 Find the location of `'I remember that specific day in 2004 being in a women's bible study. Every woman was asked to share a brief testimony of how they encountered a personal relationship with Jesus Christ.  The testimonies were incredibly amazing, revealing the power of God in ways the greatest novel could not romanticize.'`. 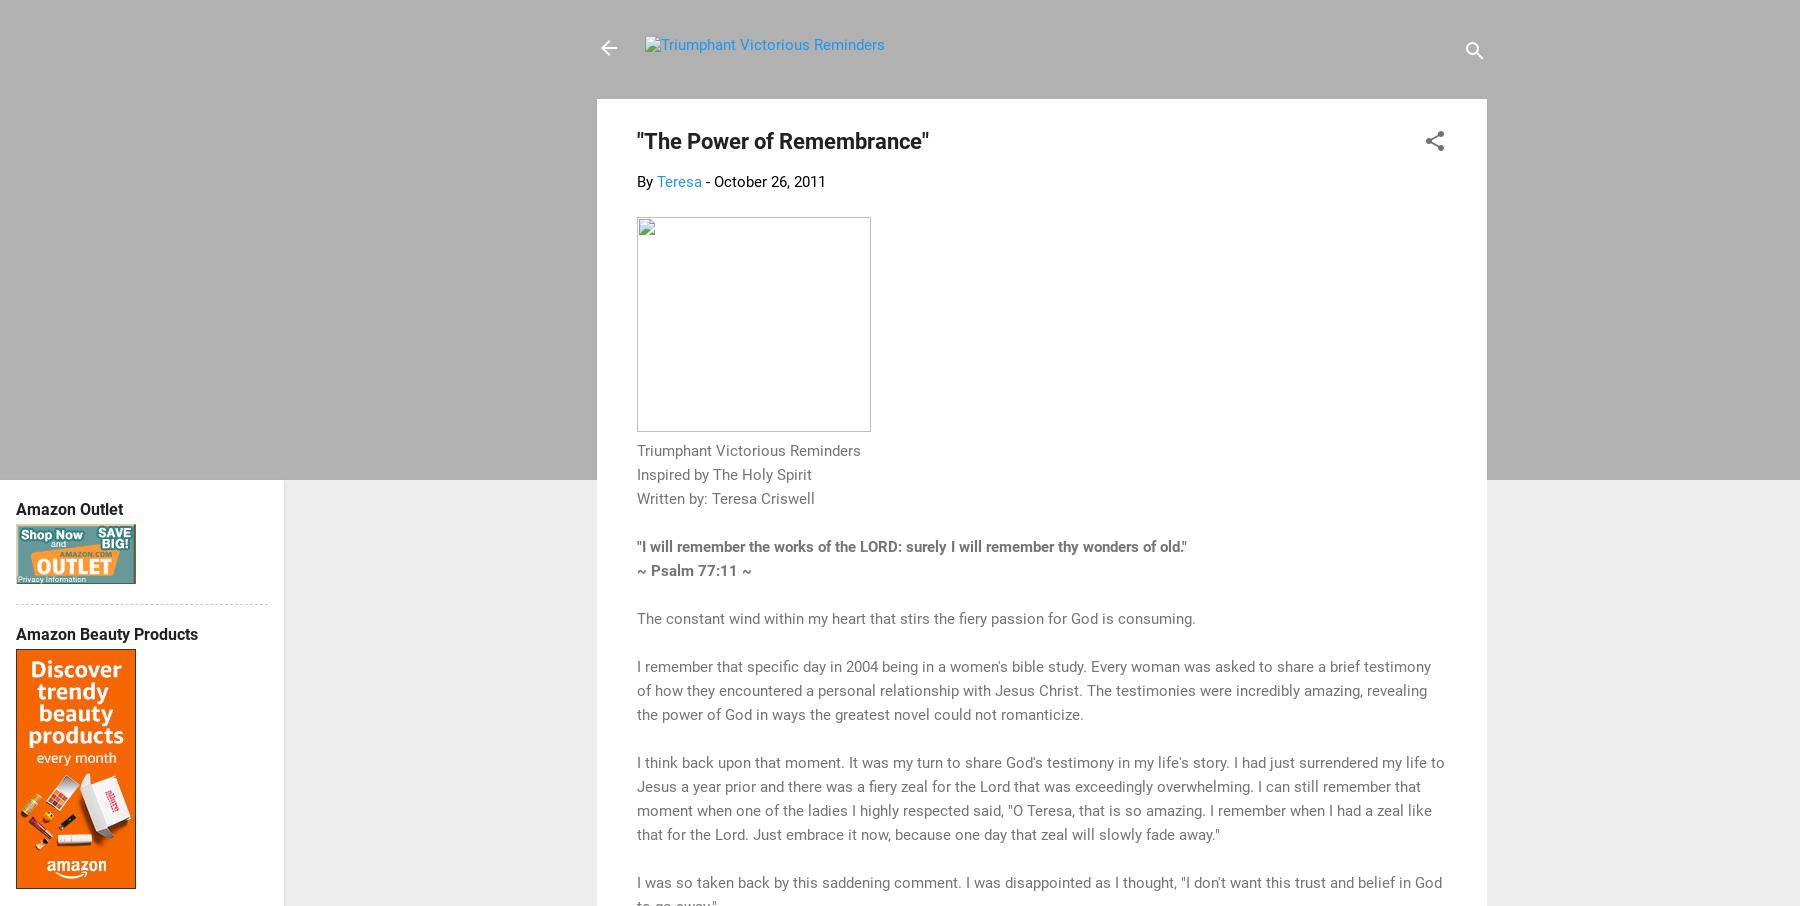

'I remember that specific day in 2004 being in a women's bible study. Every woman was asked to share a brief testimony of how they encountered a personal relationship with Jesus Christ.  The testimonies were incredibly amazing, revealing the power of God in ways the greatest novel could not romanticize.' is located at coordinates (637, 690).